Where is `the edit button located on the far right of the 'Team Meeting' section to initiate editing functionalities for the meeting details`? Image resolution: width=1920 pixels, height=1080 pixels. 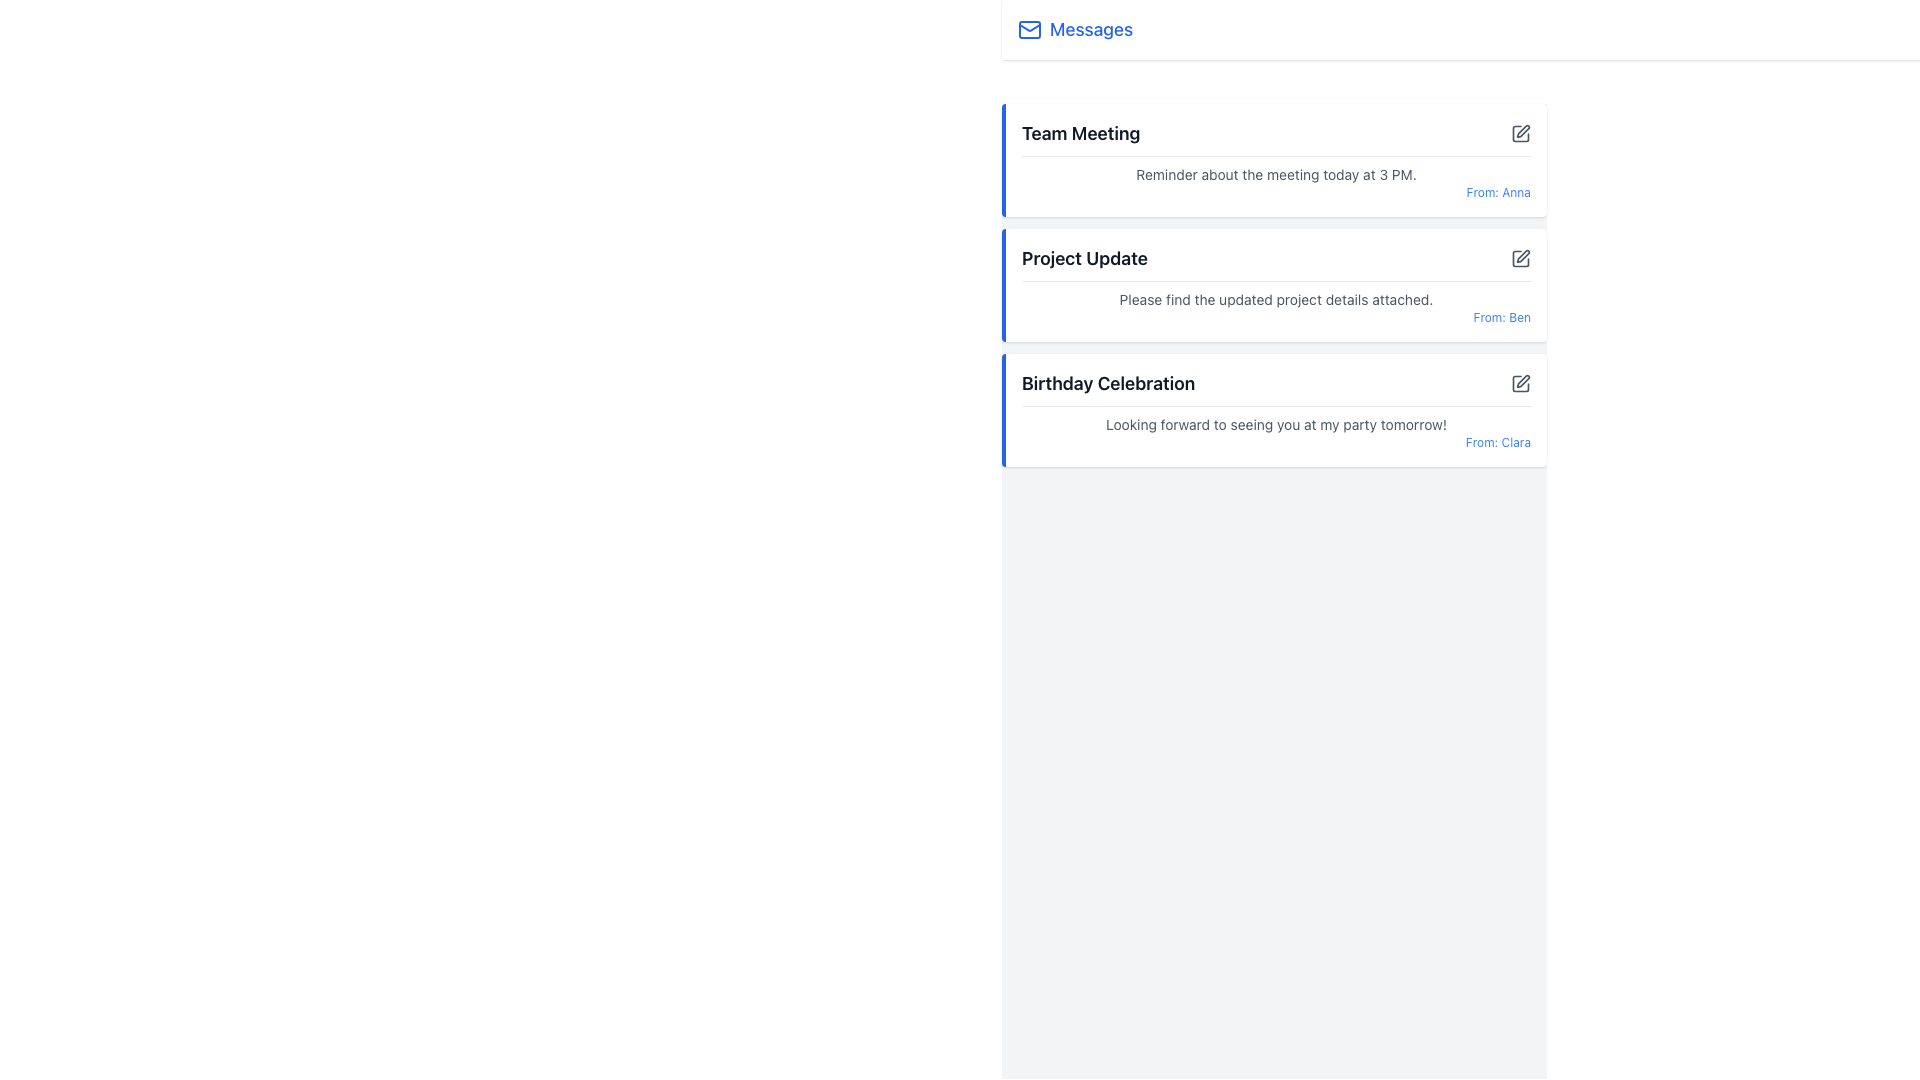
the edit button located on the far right of the 'Team Meeting' section to initiate editing functionalities for the meeting details is located at coordinates (1520, 134).